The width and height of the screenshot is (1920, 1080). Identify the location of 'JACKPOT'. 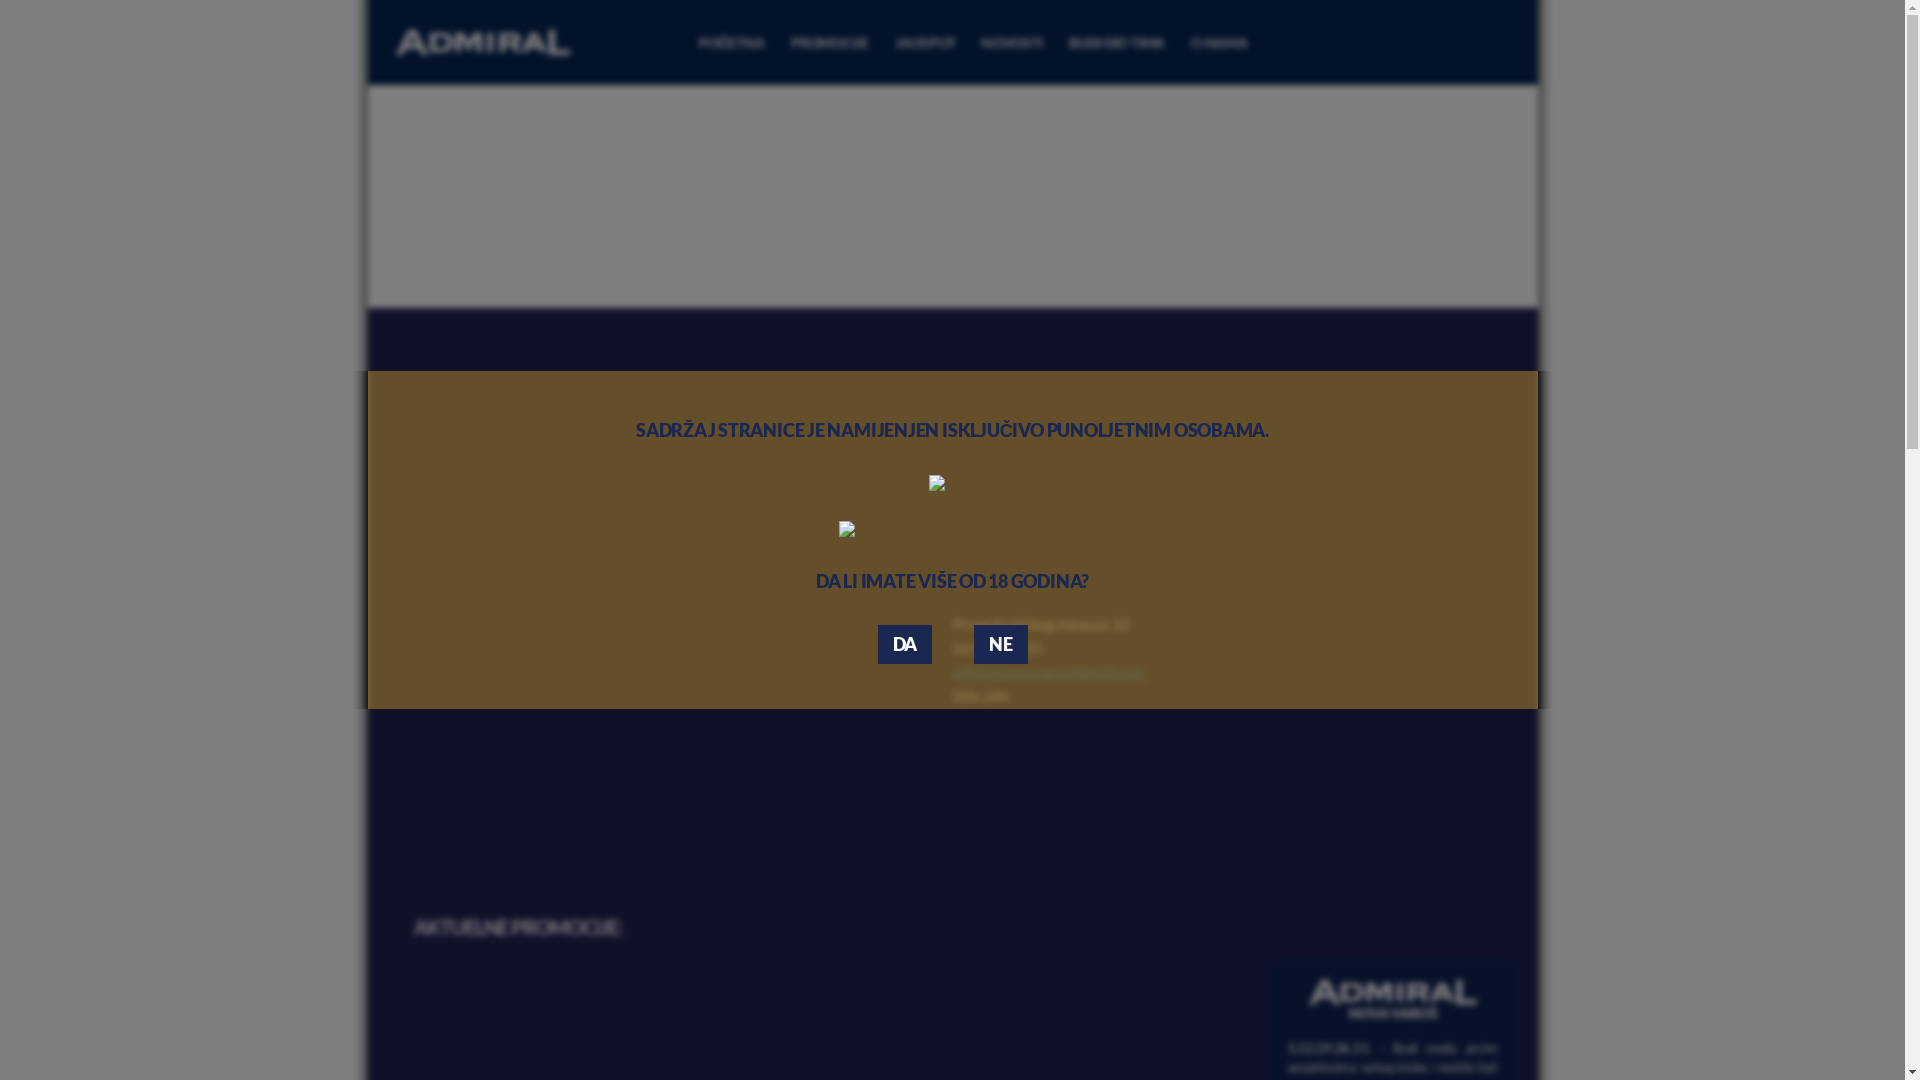
(924, 42).